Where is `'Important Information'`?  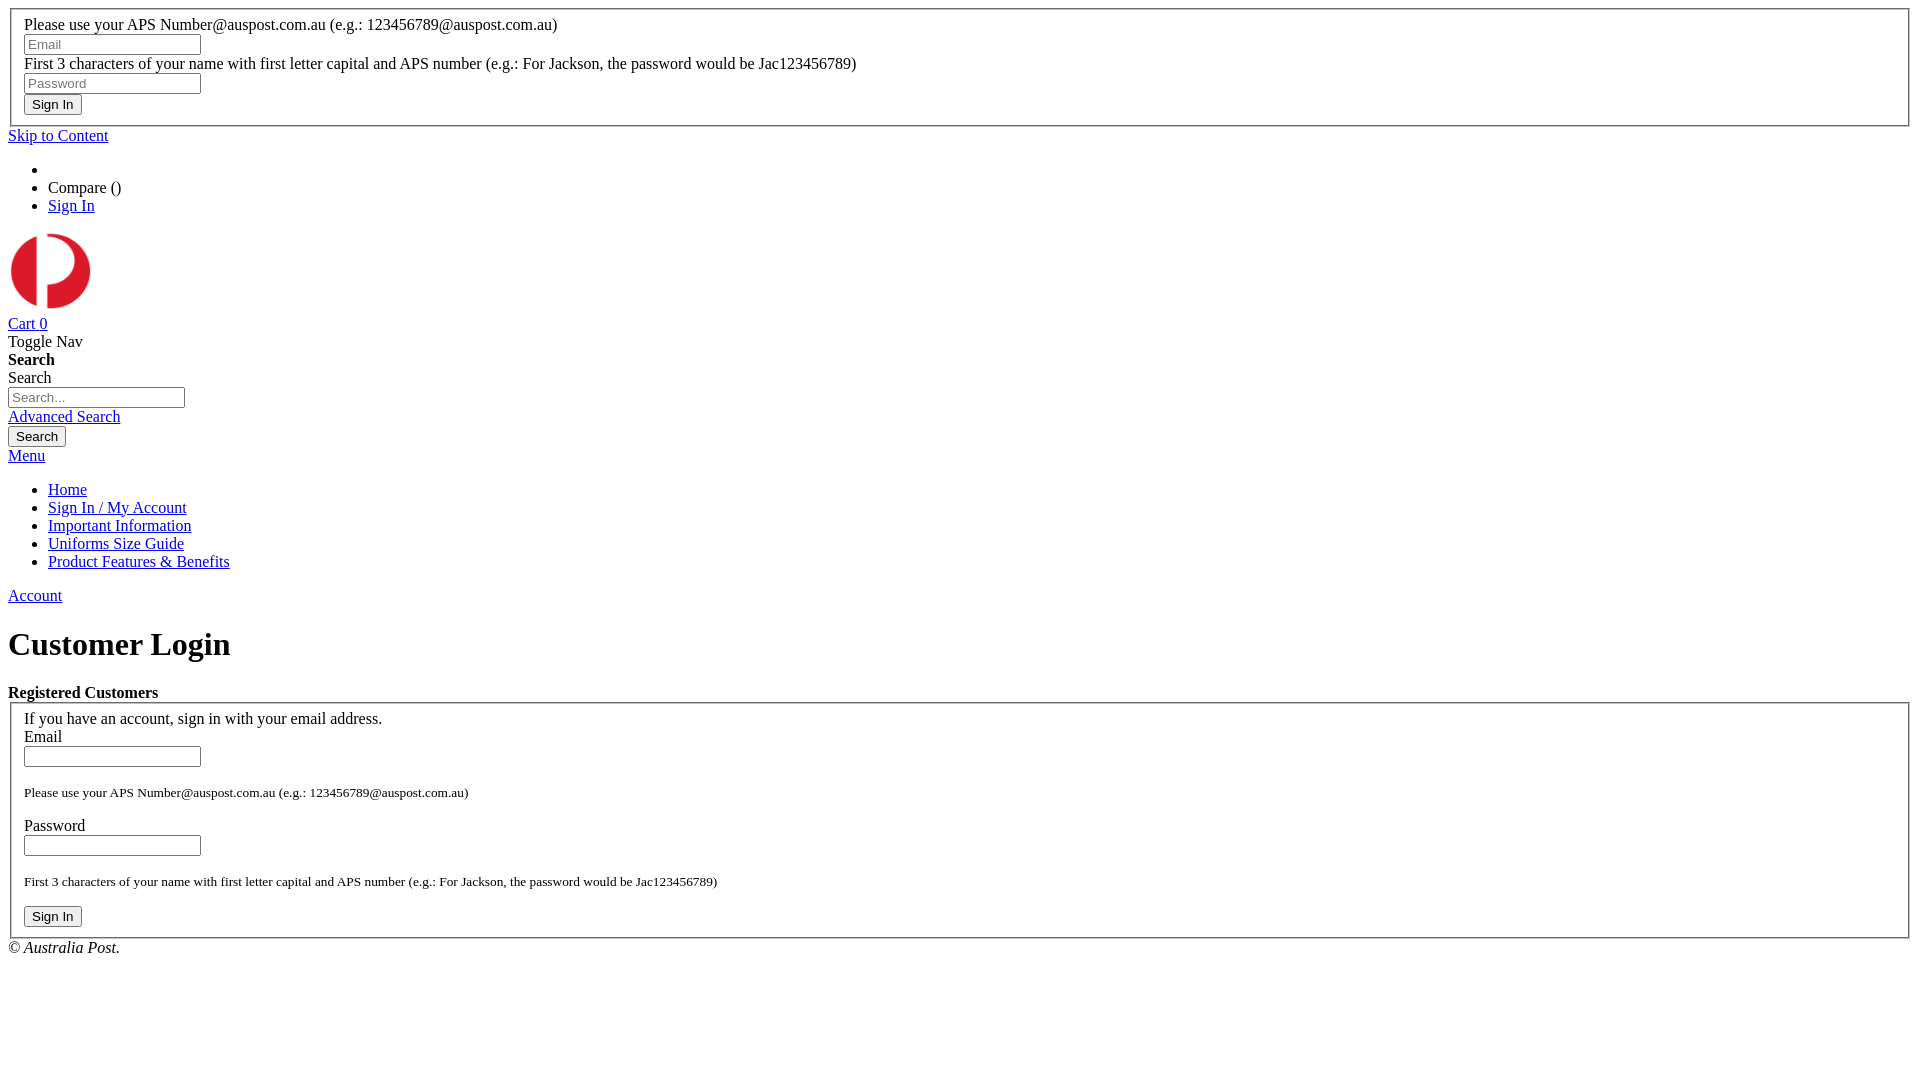
'Important Information' is located at coordinates (119, 524).